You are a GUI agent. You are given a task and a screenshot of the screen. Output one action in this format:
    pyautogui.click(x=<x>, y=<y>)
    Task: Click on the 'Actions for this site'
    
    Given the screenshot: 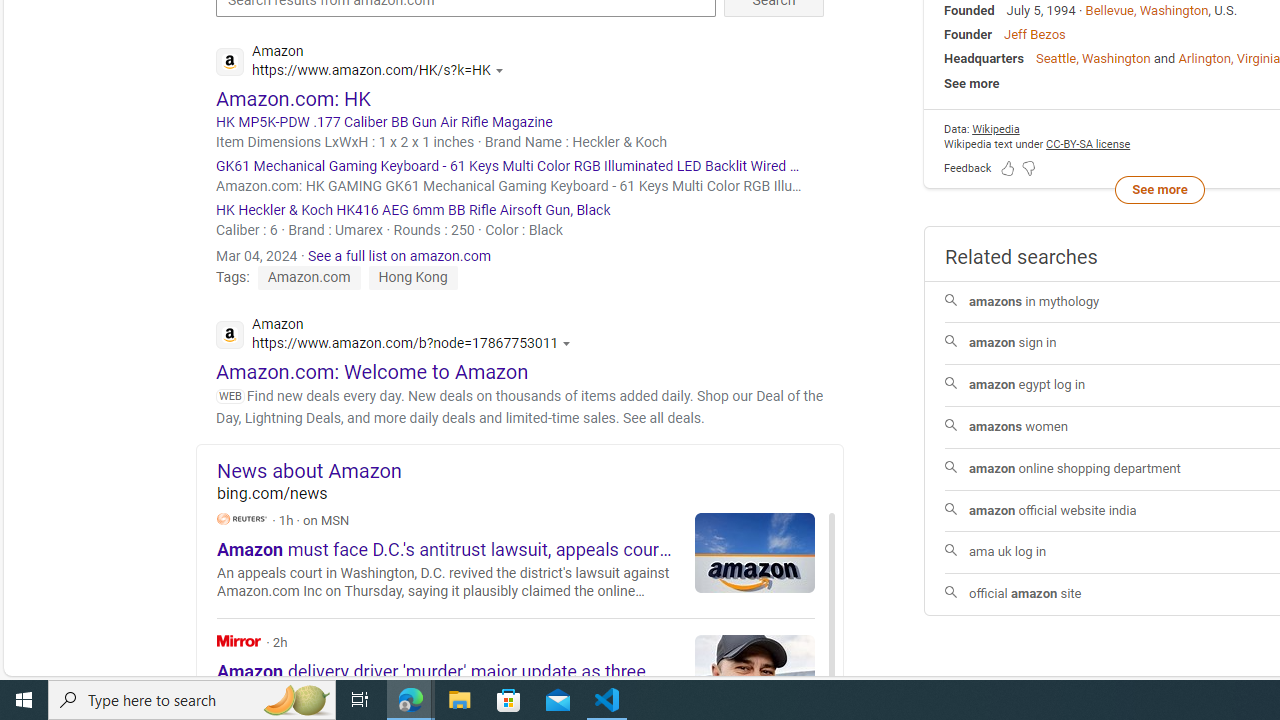 What is the action you would take?
    pyautogui.click(x=569, y=342)
    